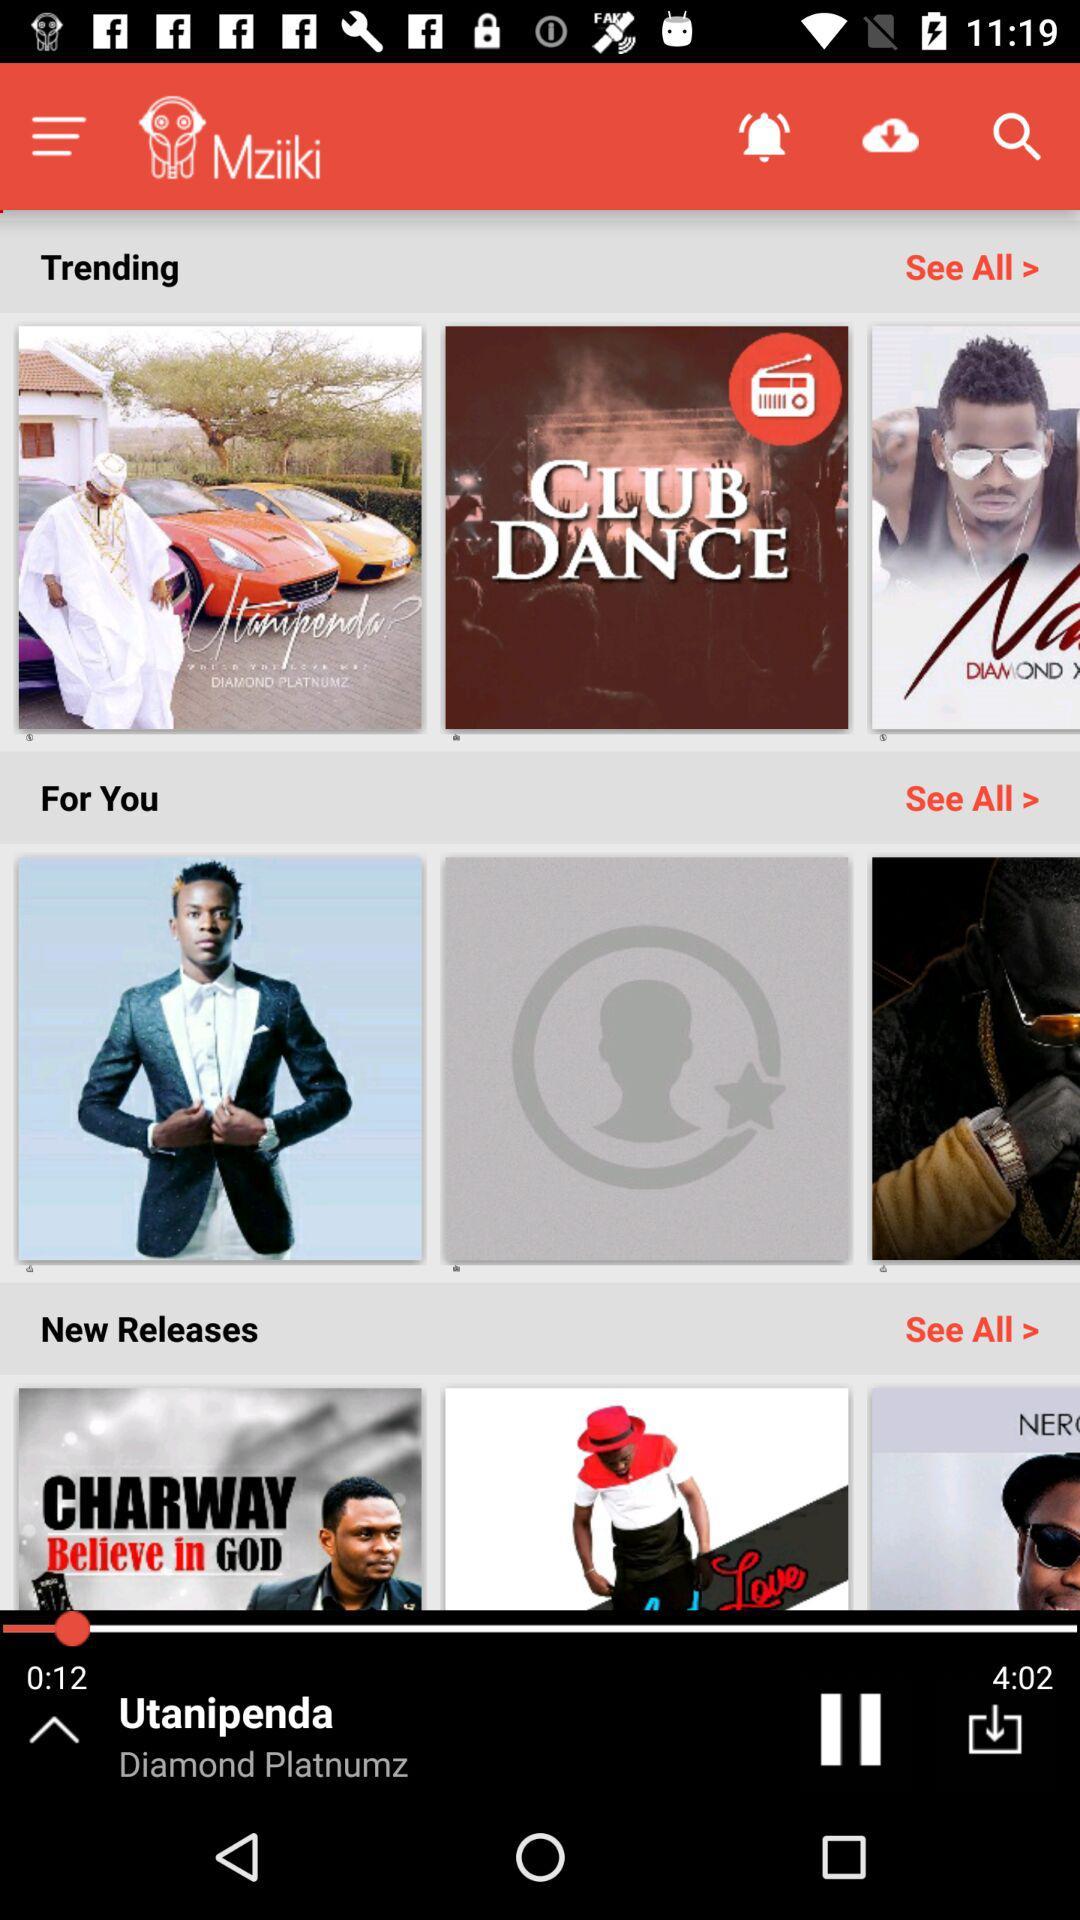  Describe the element at coordinates (57, 135) in the screenshot. I see `see the menu` at that location.